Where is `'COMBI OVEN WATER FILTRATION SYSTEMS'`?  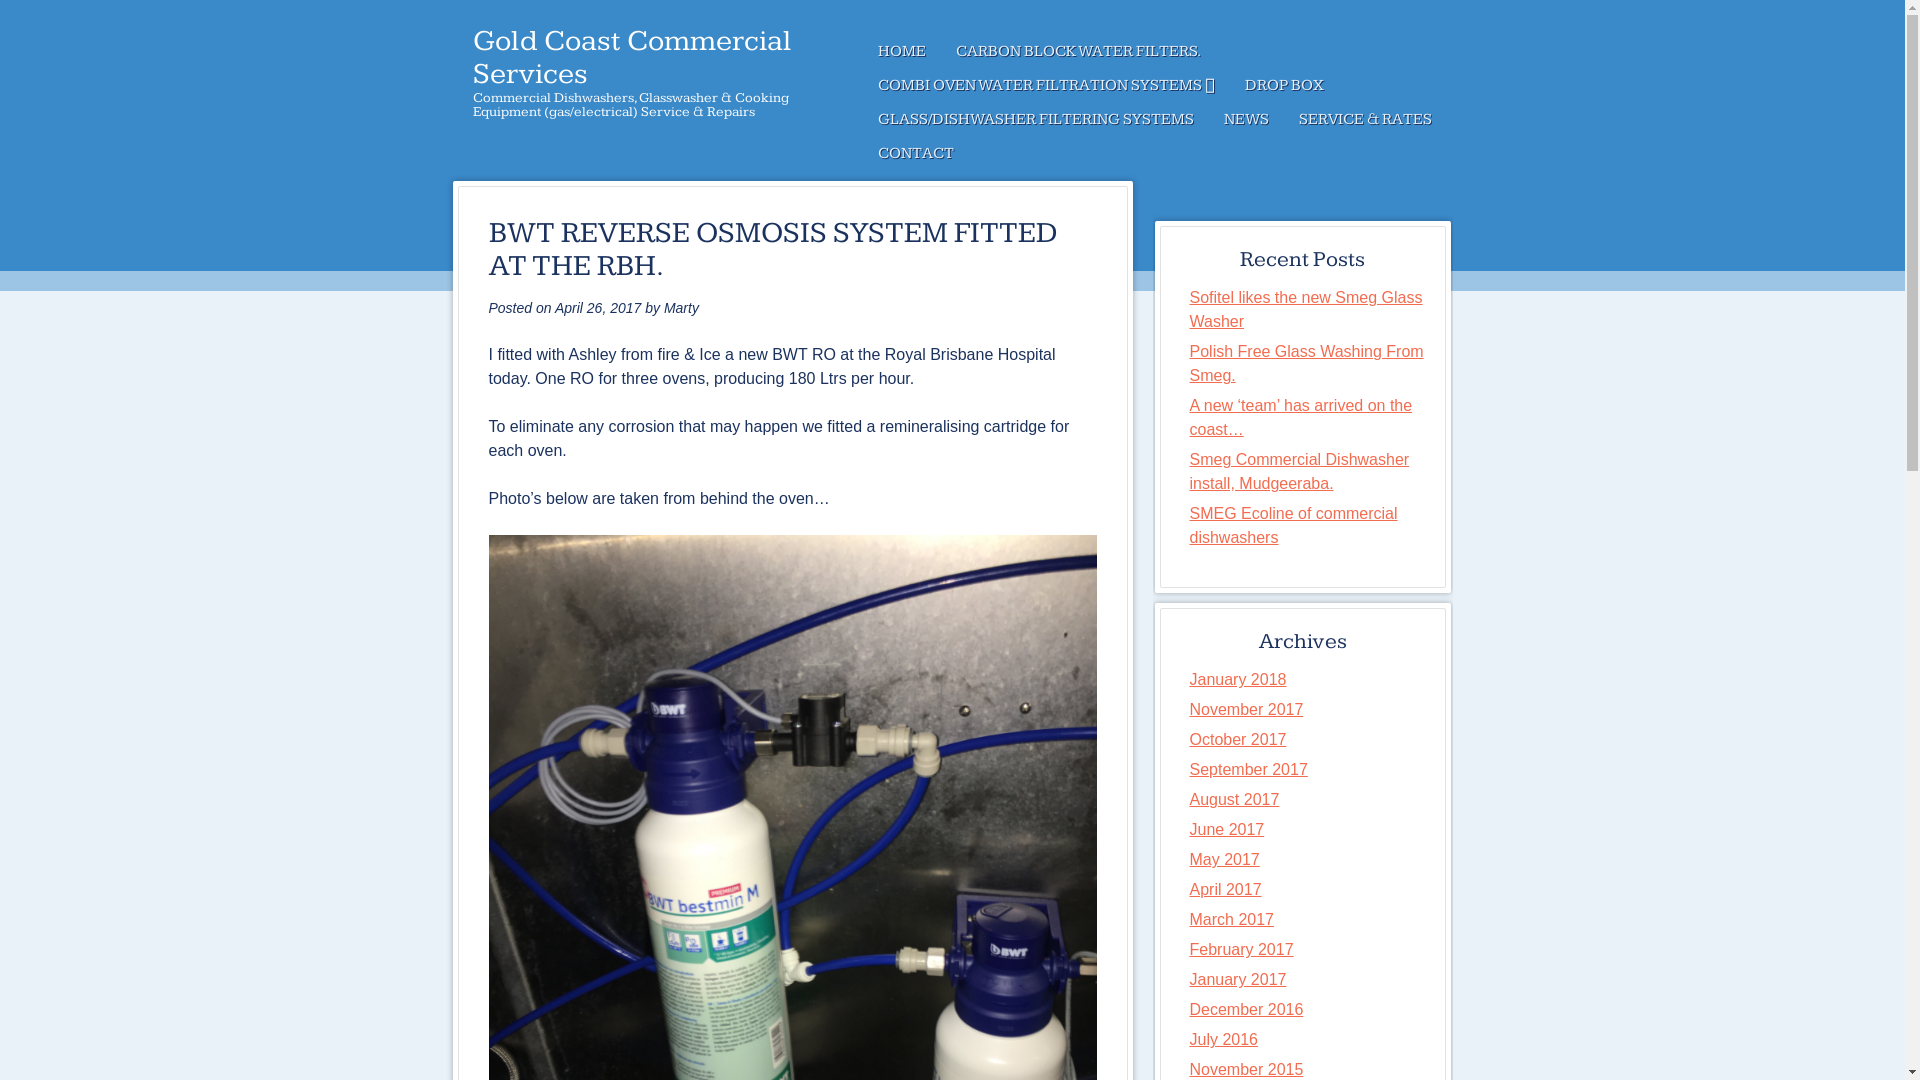 'COMBI OVEN WATER FILTRATION SYSTEMS' is located at coordinates (862, 84).